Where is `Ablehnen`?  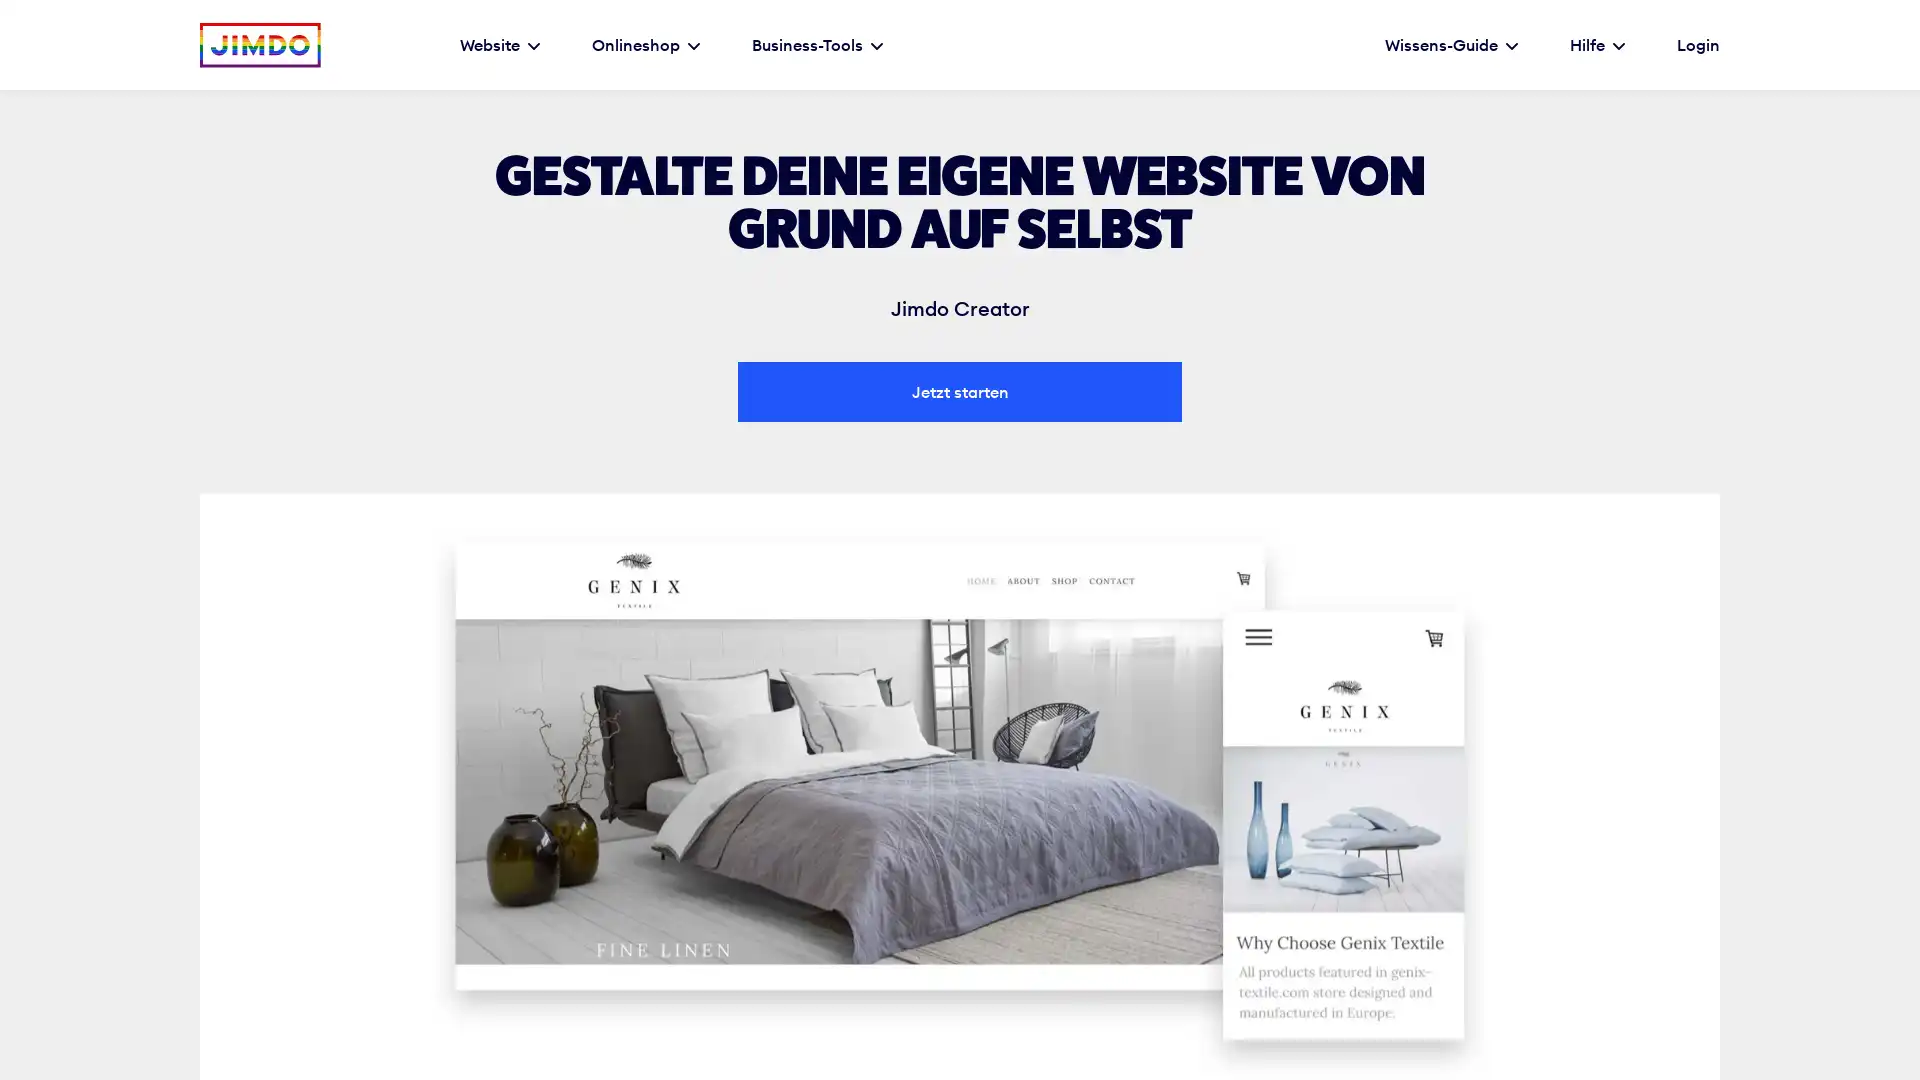
Ablehnen is located at coordinates (1040, 1036).